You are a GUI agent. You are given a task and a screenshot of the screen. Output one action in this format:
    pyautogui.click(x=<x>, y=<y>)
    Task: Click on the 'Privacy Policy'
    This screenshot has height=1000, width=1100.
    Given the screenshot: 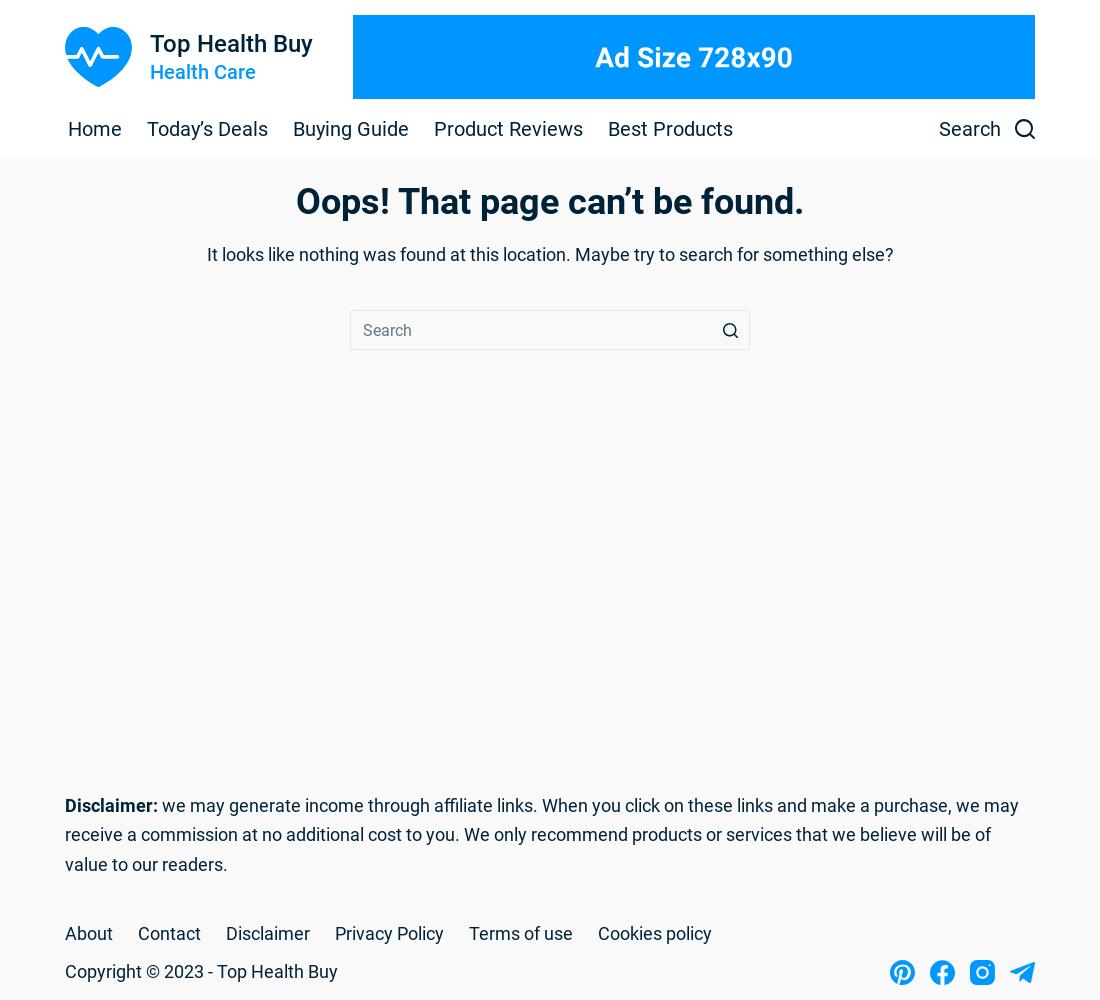 What is the action you would take?
    pyautogui.click(x=389, y=932)
    